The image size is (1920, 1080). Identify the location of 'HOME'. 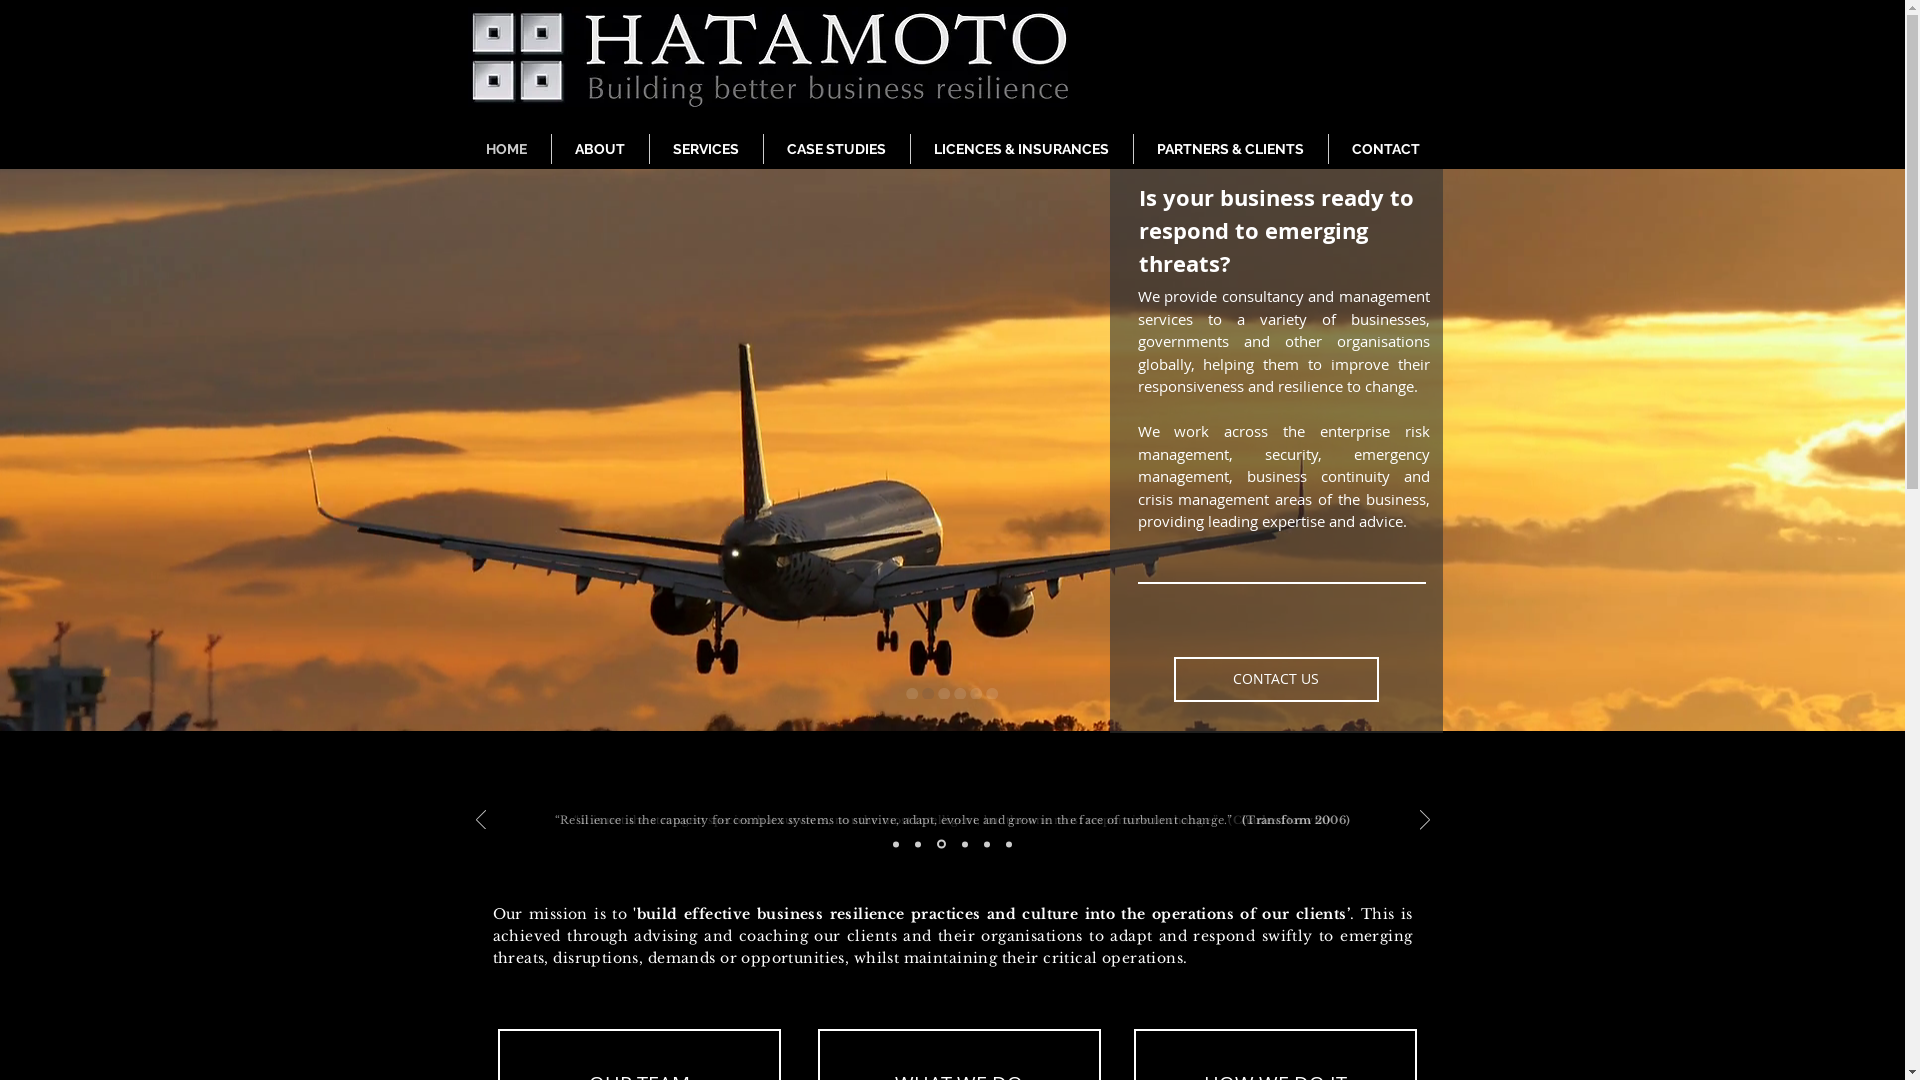
(505, 148).